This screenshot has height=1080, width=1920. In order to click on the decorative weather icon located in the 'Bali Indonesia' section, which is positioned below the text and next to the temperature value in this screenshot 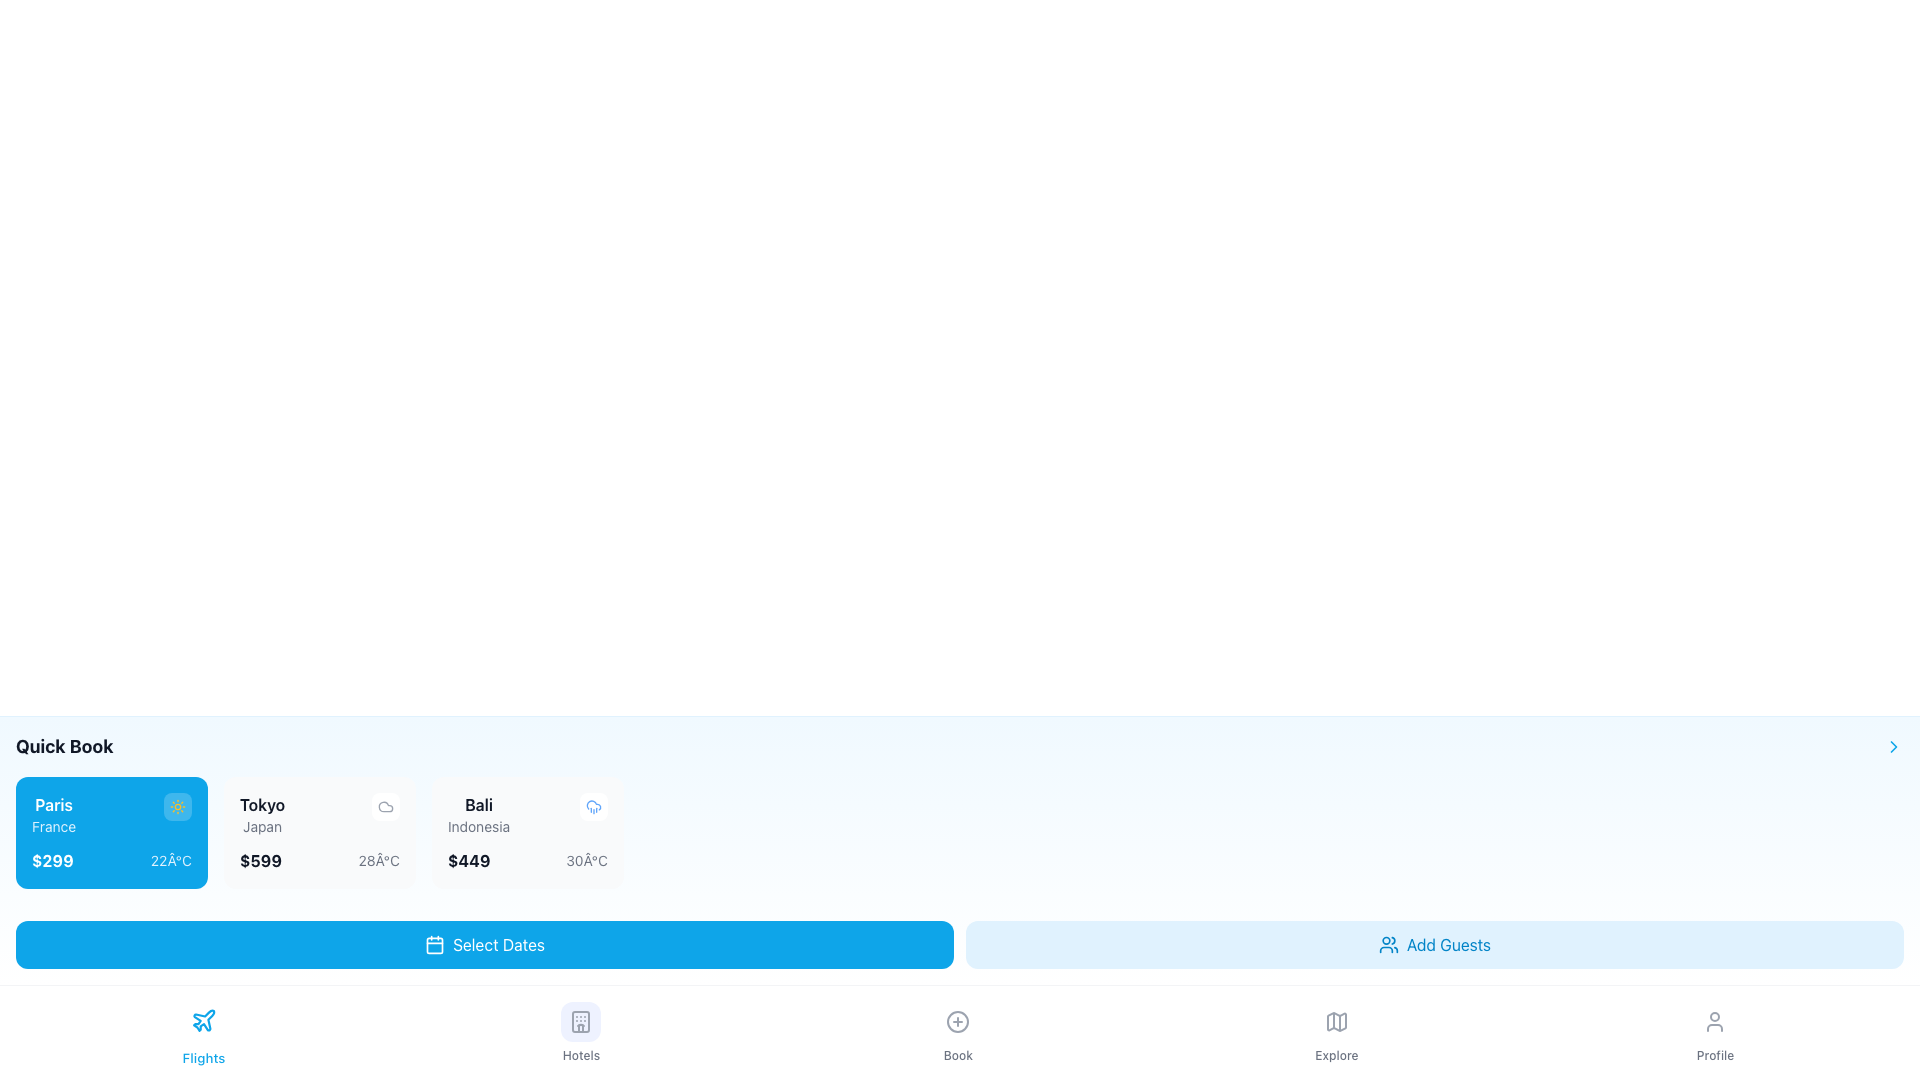, I will do `click(385, 805)`.